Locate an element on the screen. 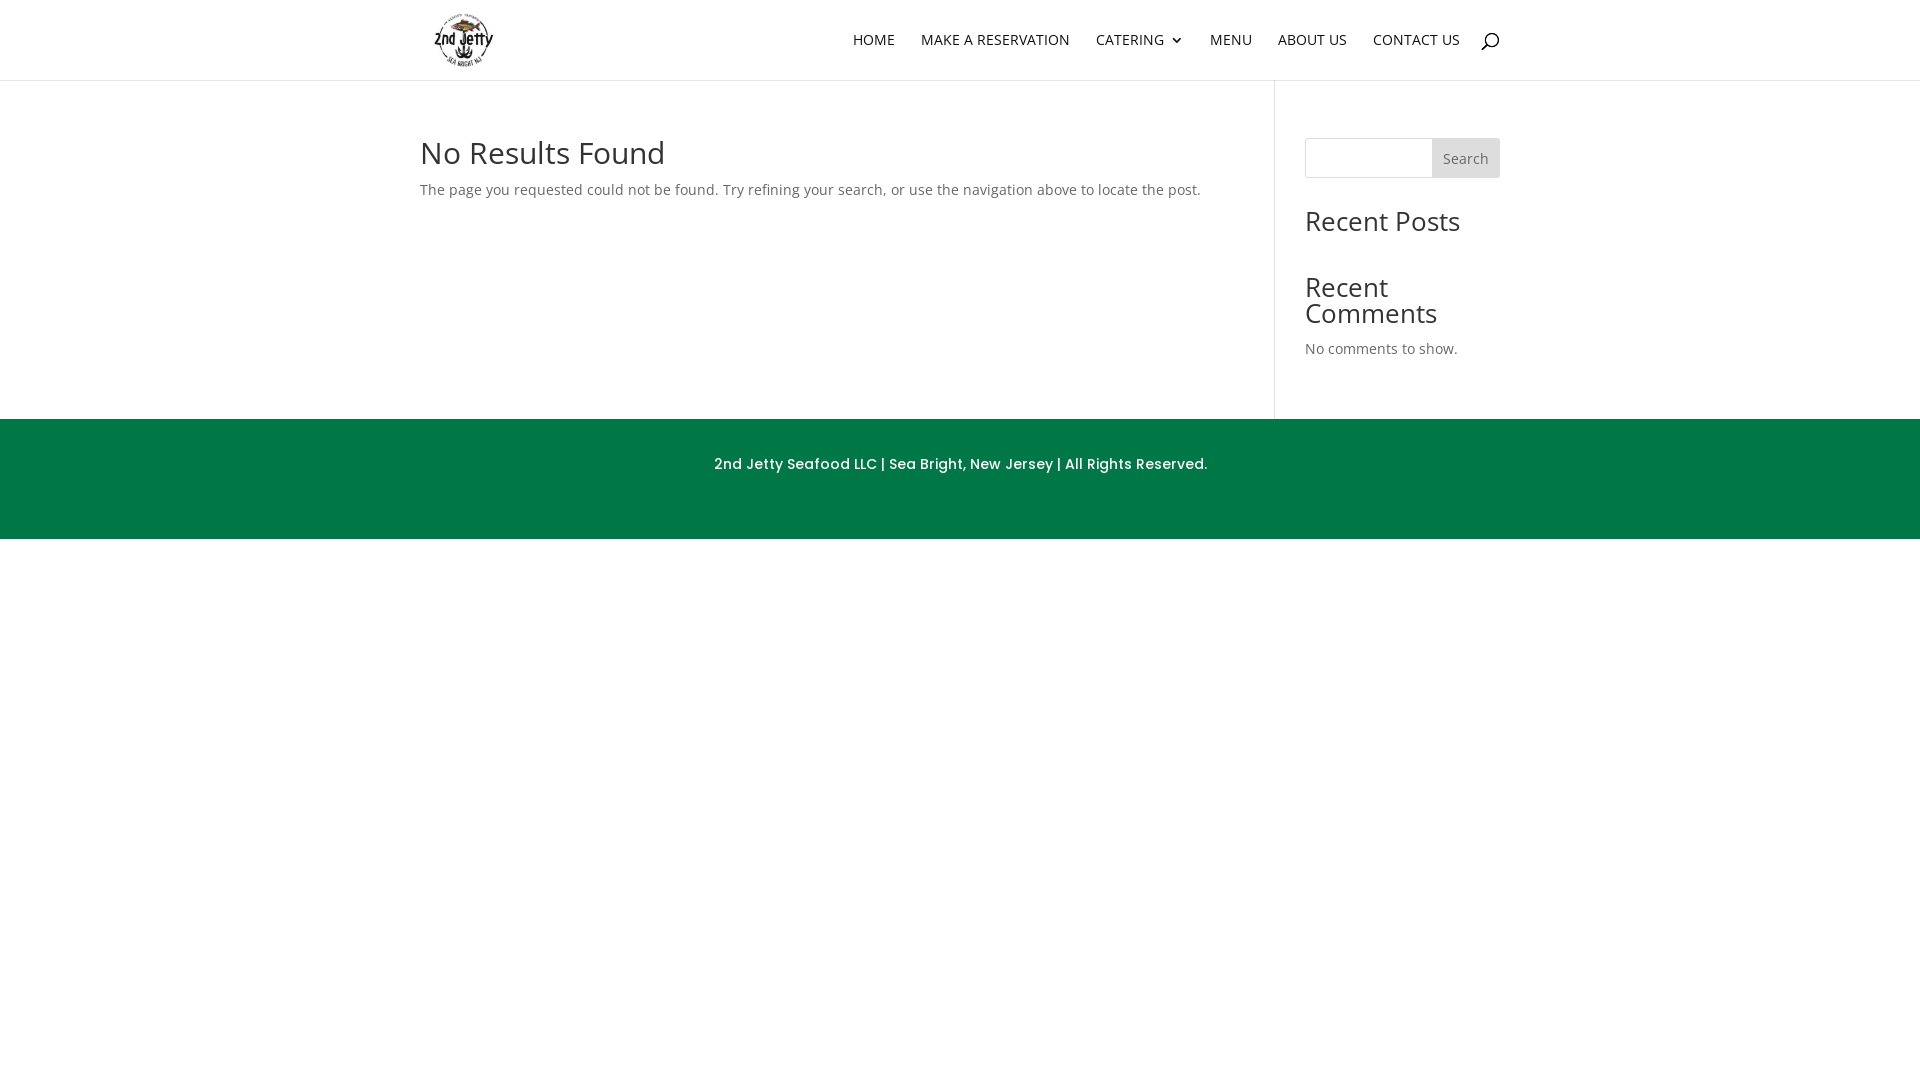 The image size is (1920, 1080). 'CONTACT US' is located at coordinates (1371, 55).